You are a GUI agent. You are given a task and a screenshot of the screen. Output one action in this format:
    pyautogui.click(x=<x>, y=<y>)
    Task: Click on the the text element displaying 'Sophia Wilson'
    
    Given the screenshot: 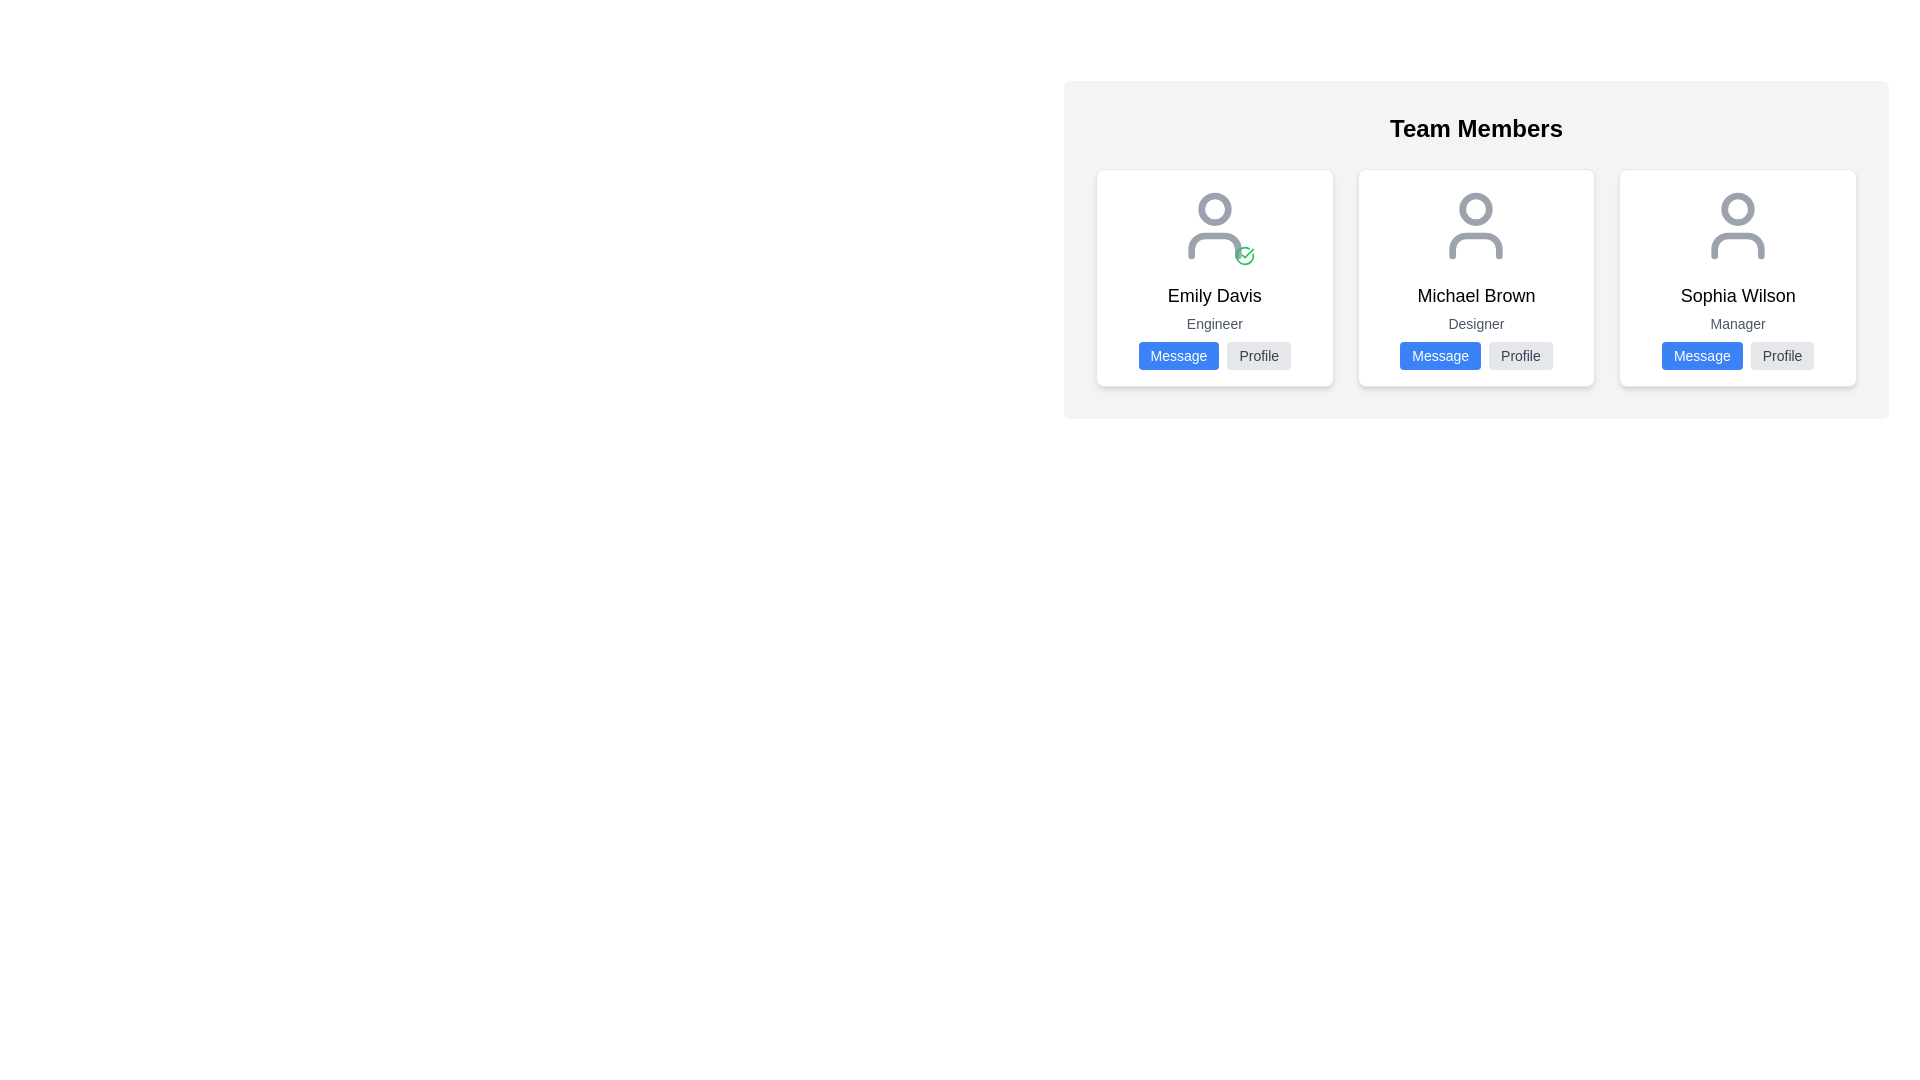 What is the action you would take?
    pyautogui.click(x=1737, y=296)
    